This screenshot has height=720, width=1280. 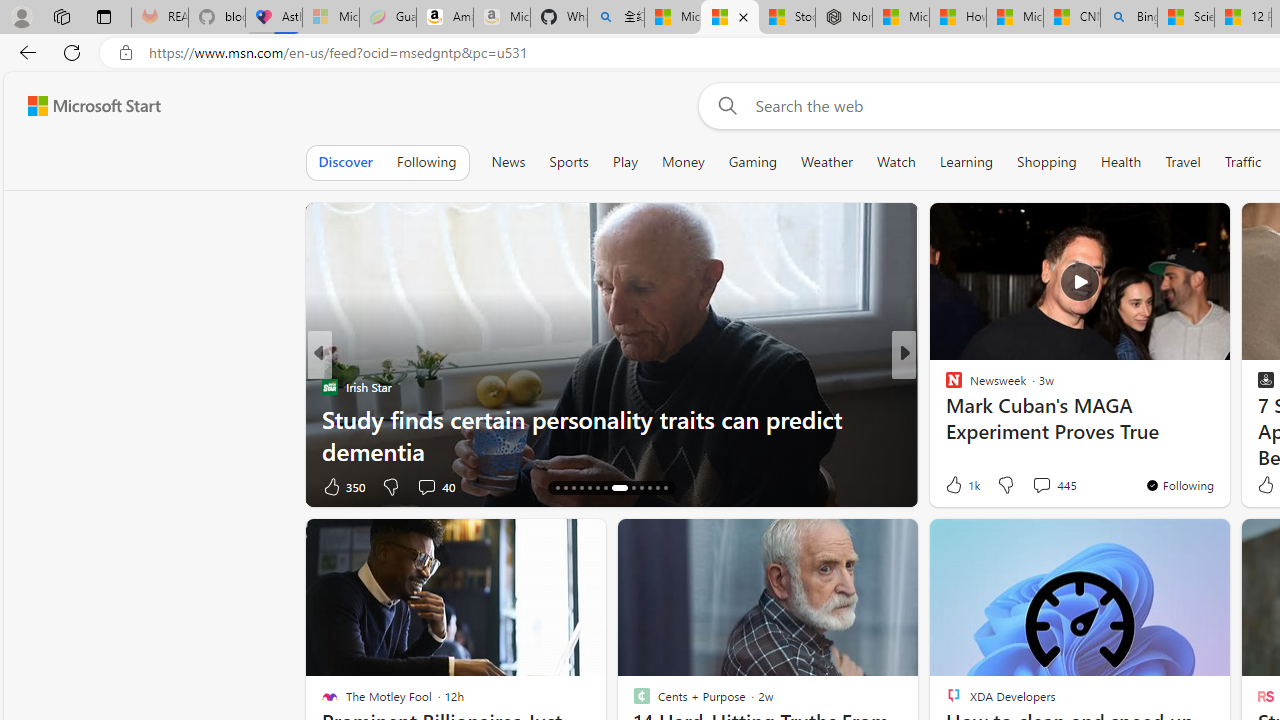 What do you see at coordinates (958, 486) in the screenshot?
I see `'109 Like'` at bounding box center [958, 486].